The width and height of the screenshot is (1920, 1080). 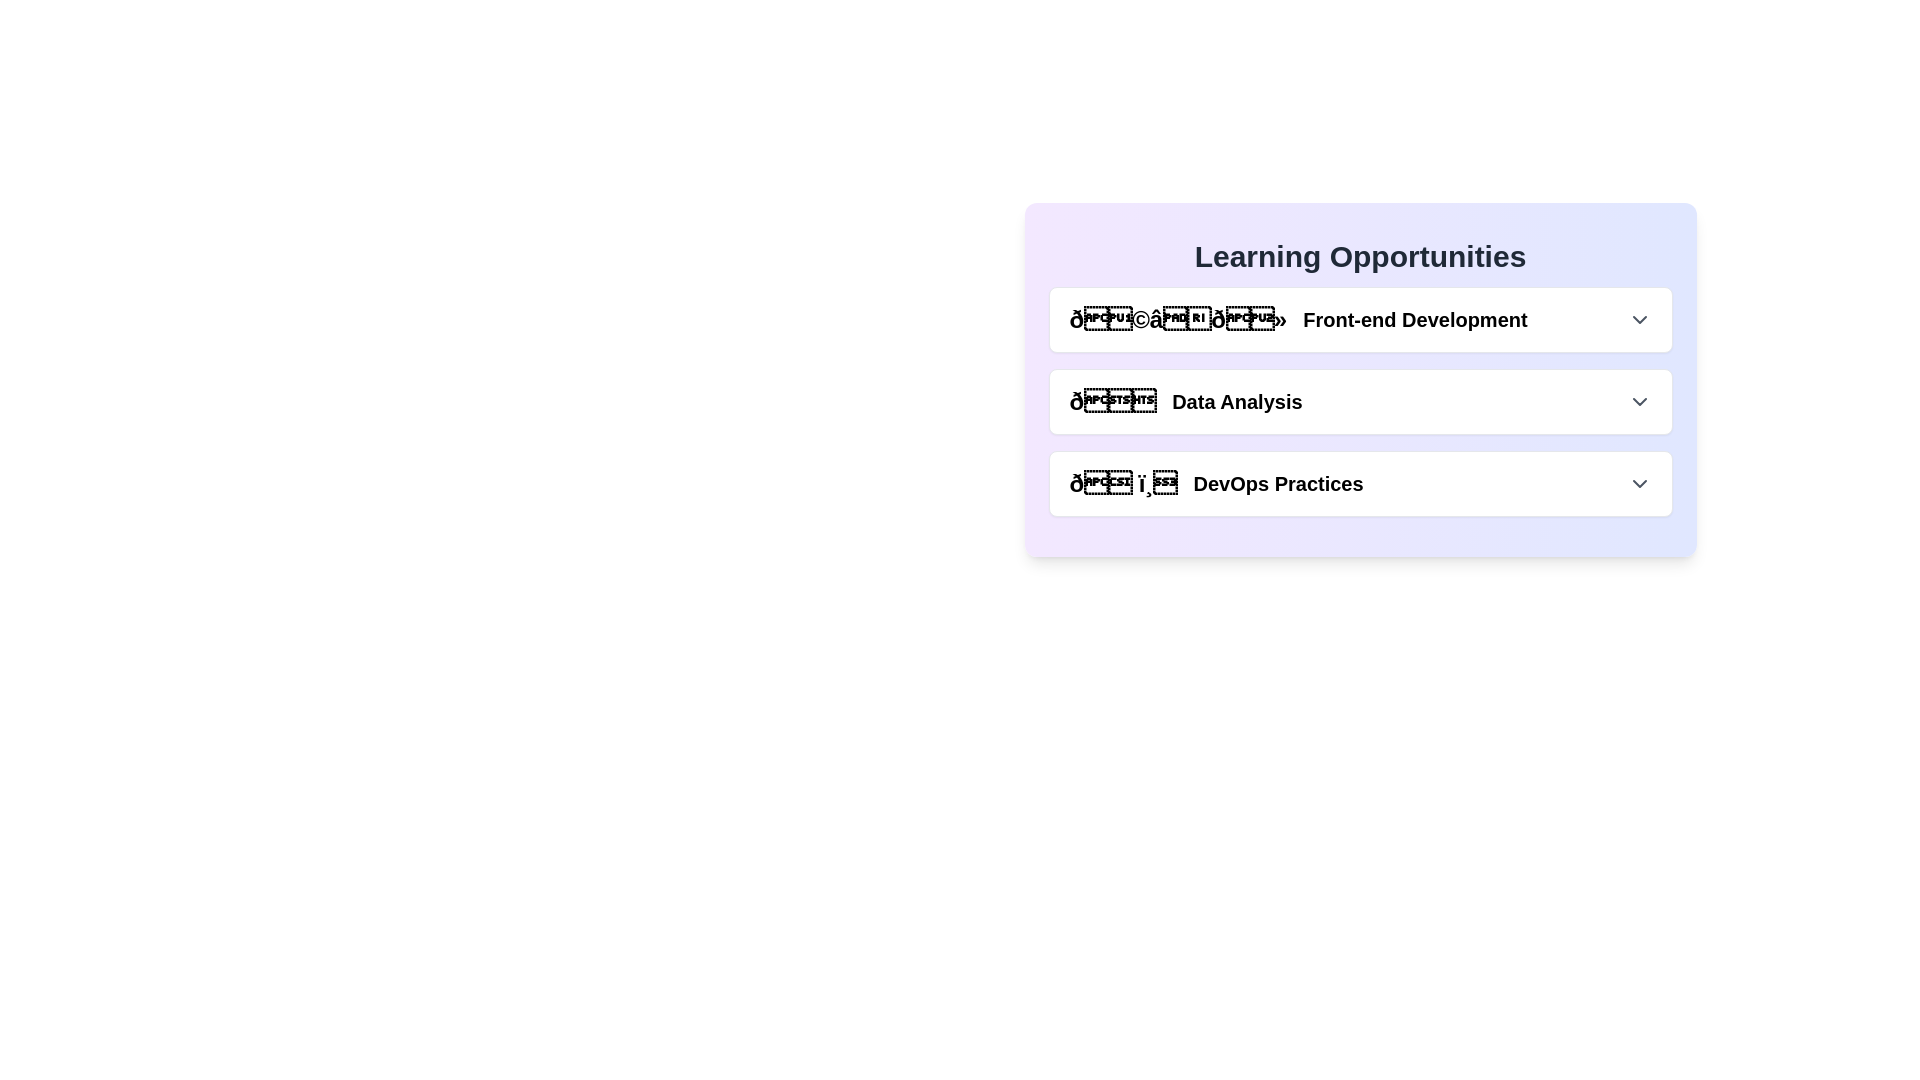 I want to click on the Interactive dropdown or button component for 'Front-end Development' located in the 'Learning Opportunities' section, so click(x=1360, y=319).